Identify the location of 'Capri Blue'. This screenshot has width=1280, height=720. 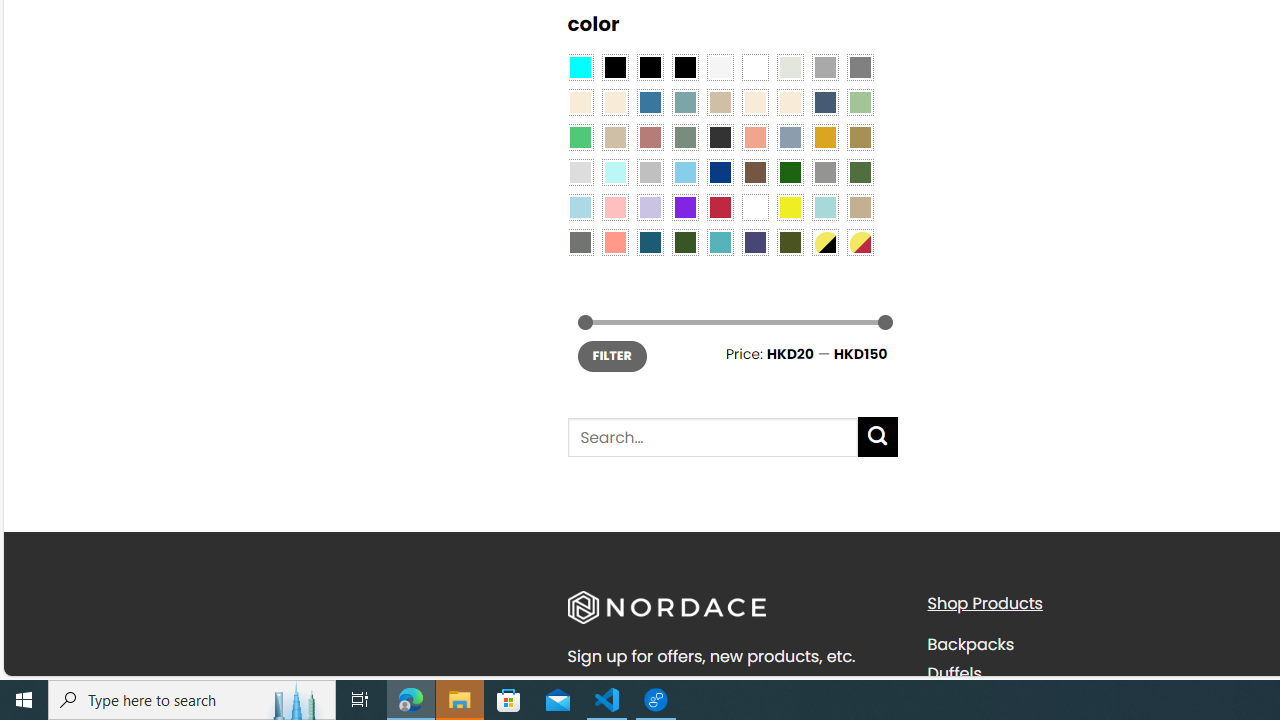
(650, 242).